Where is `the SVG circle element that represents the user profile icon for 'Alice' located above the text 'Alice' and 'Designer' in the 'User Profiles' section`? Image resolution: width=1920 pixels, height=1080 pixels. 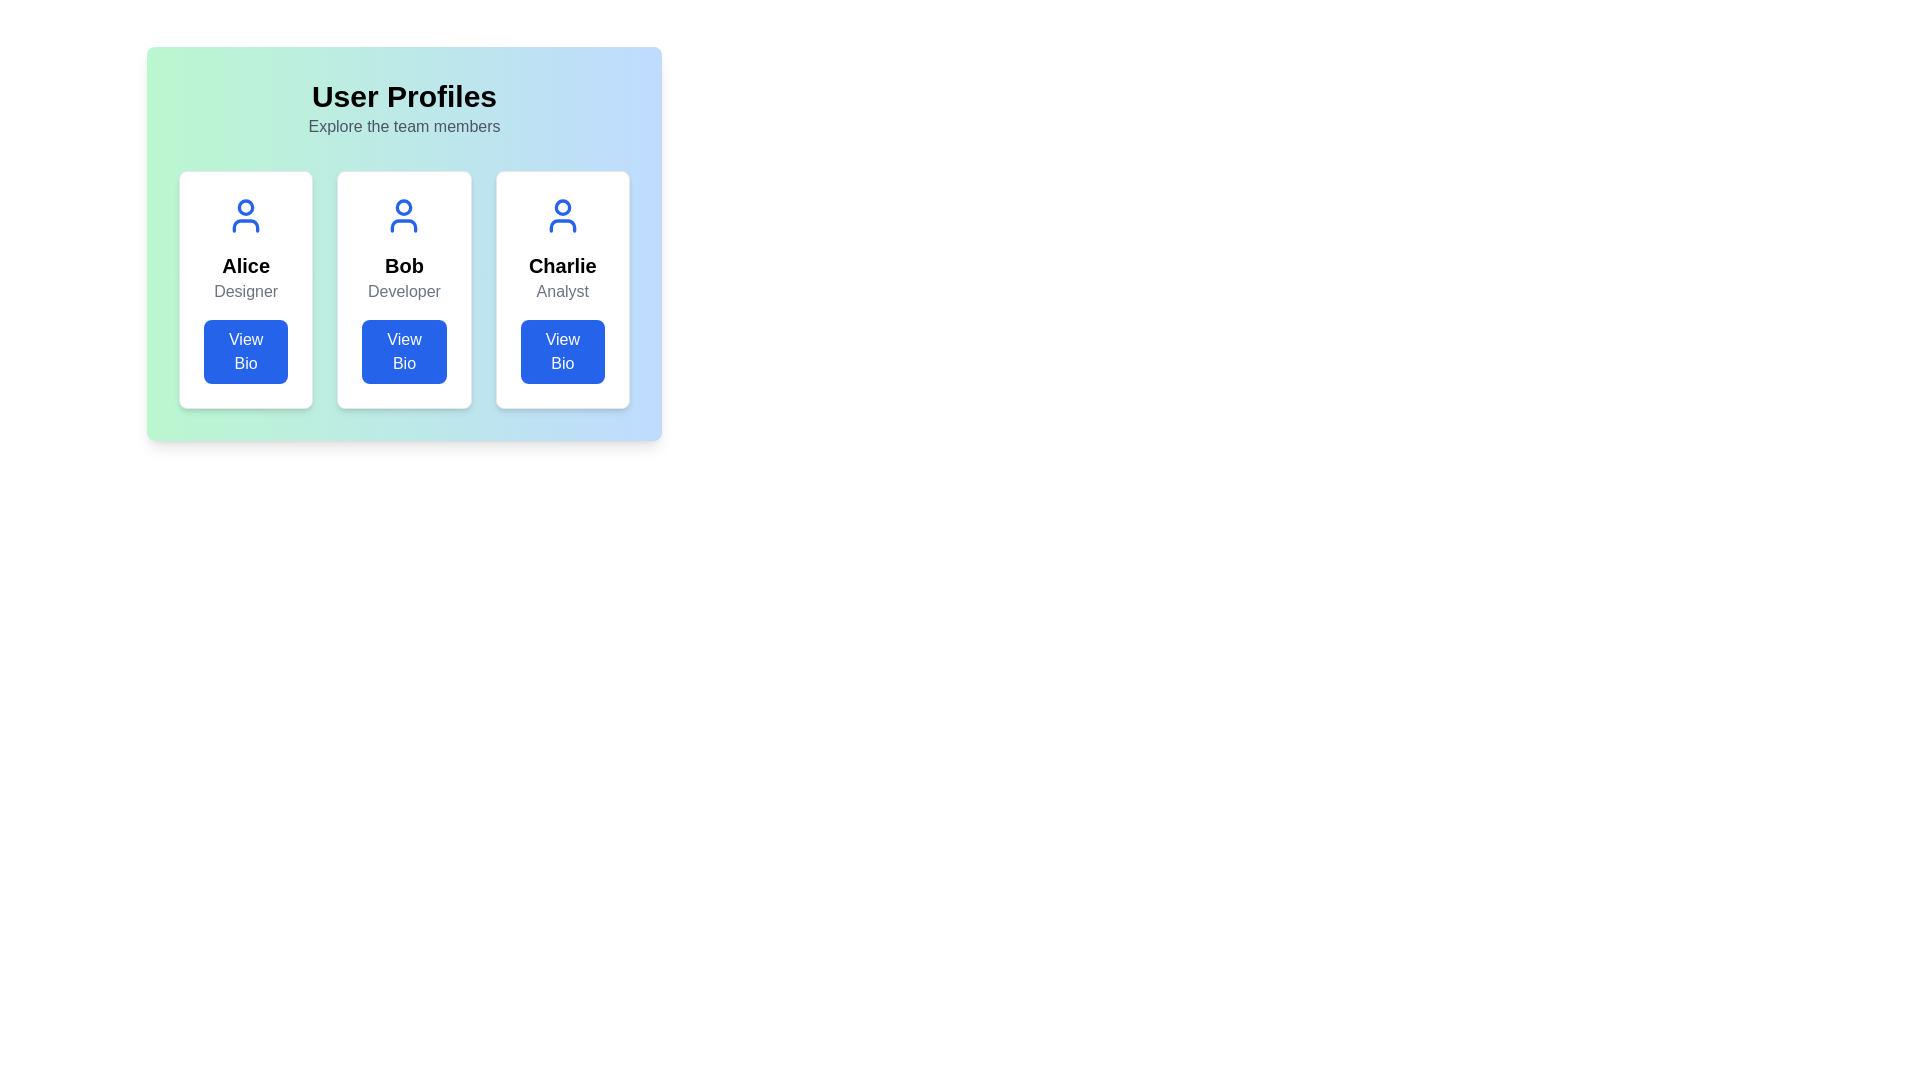 the SVG circle element that represents the user profile icon for 'Alice' located above the text 'Alice' and 'Designer' in the 'User Profiles' section is located at coordinates (245, 207).